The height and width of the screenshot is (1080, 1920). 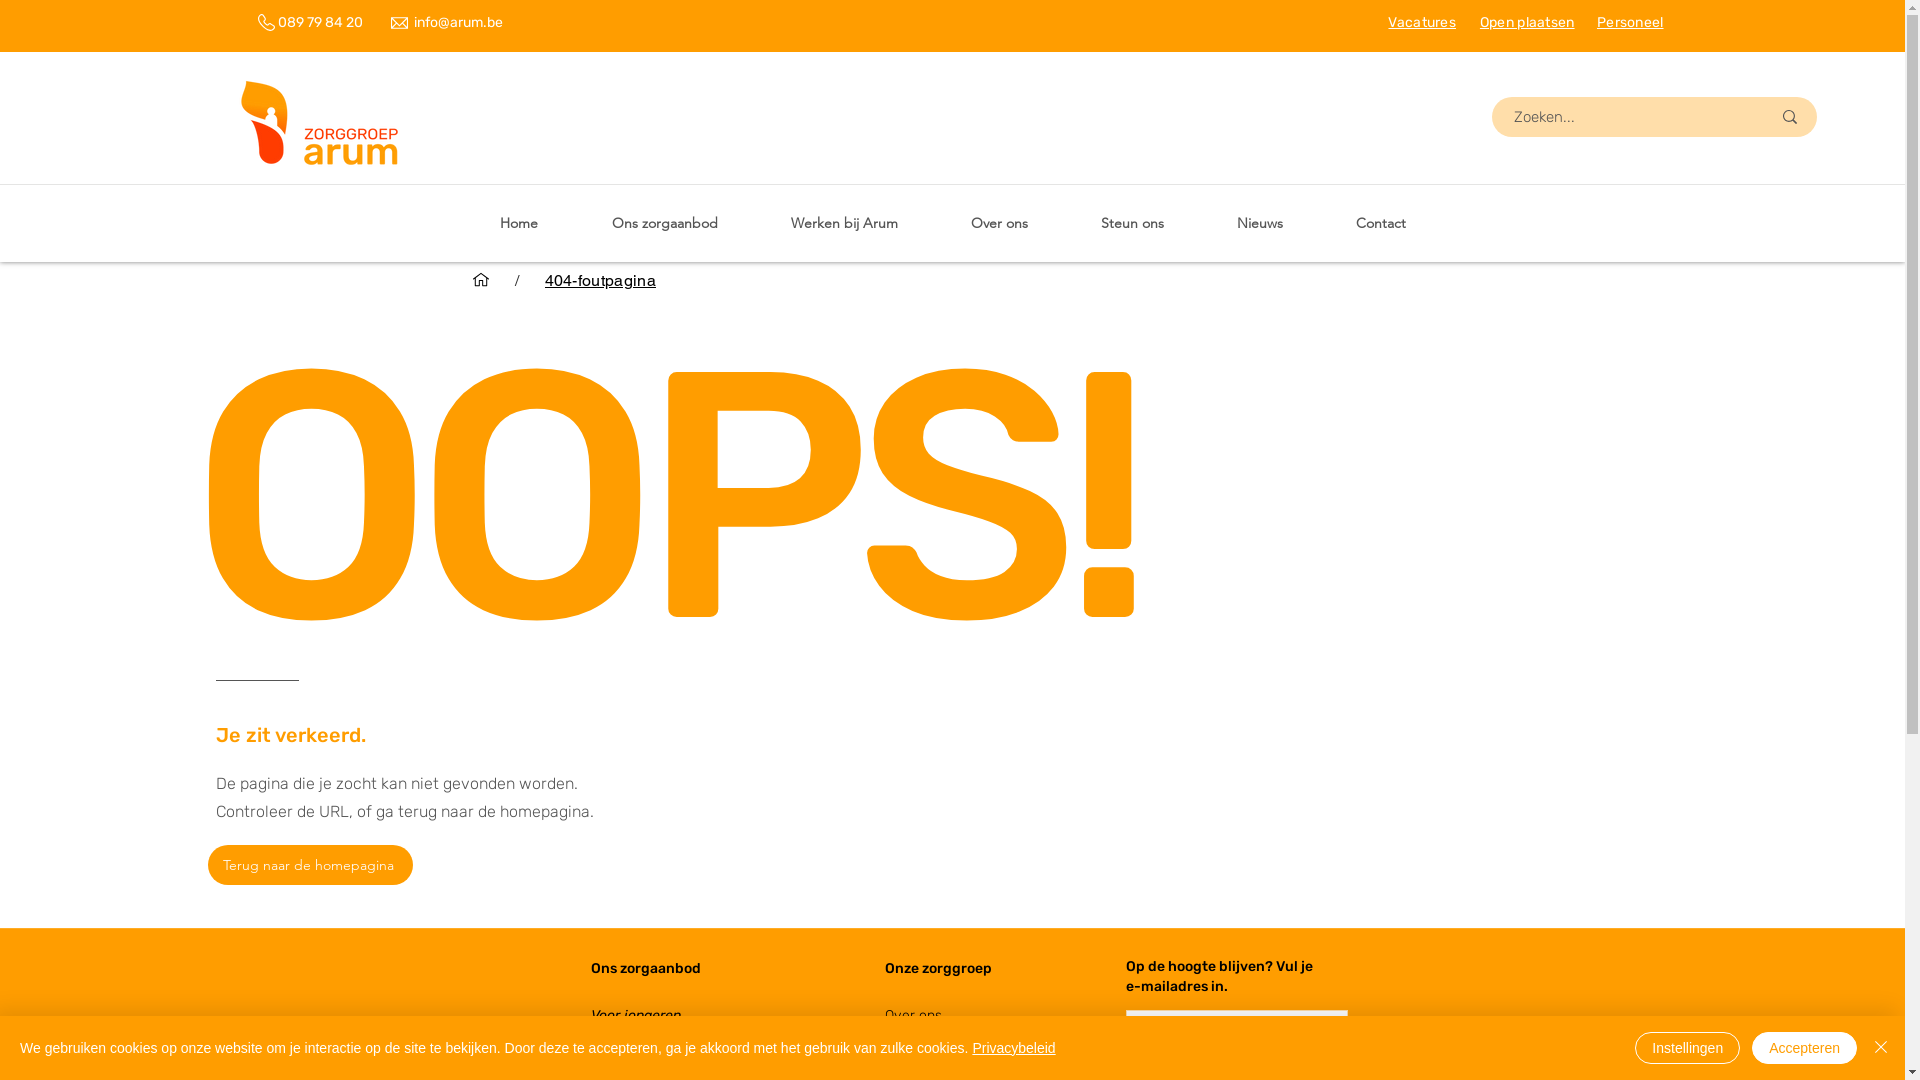 What do you see at coordinates (1132, 223) in the screenshot?
I see `'Steun ons'` at bounding box center [1132, 223].